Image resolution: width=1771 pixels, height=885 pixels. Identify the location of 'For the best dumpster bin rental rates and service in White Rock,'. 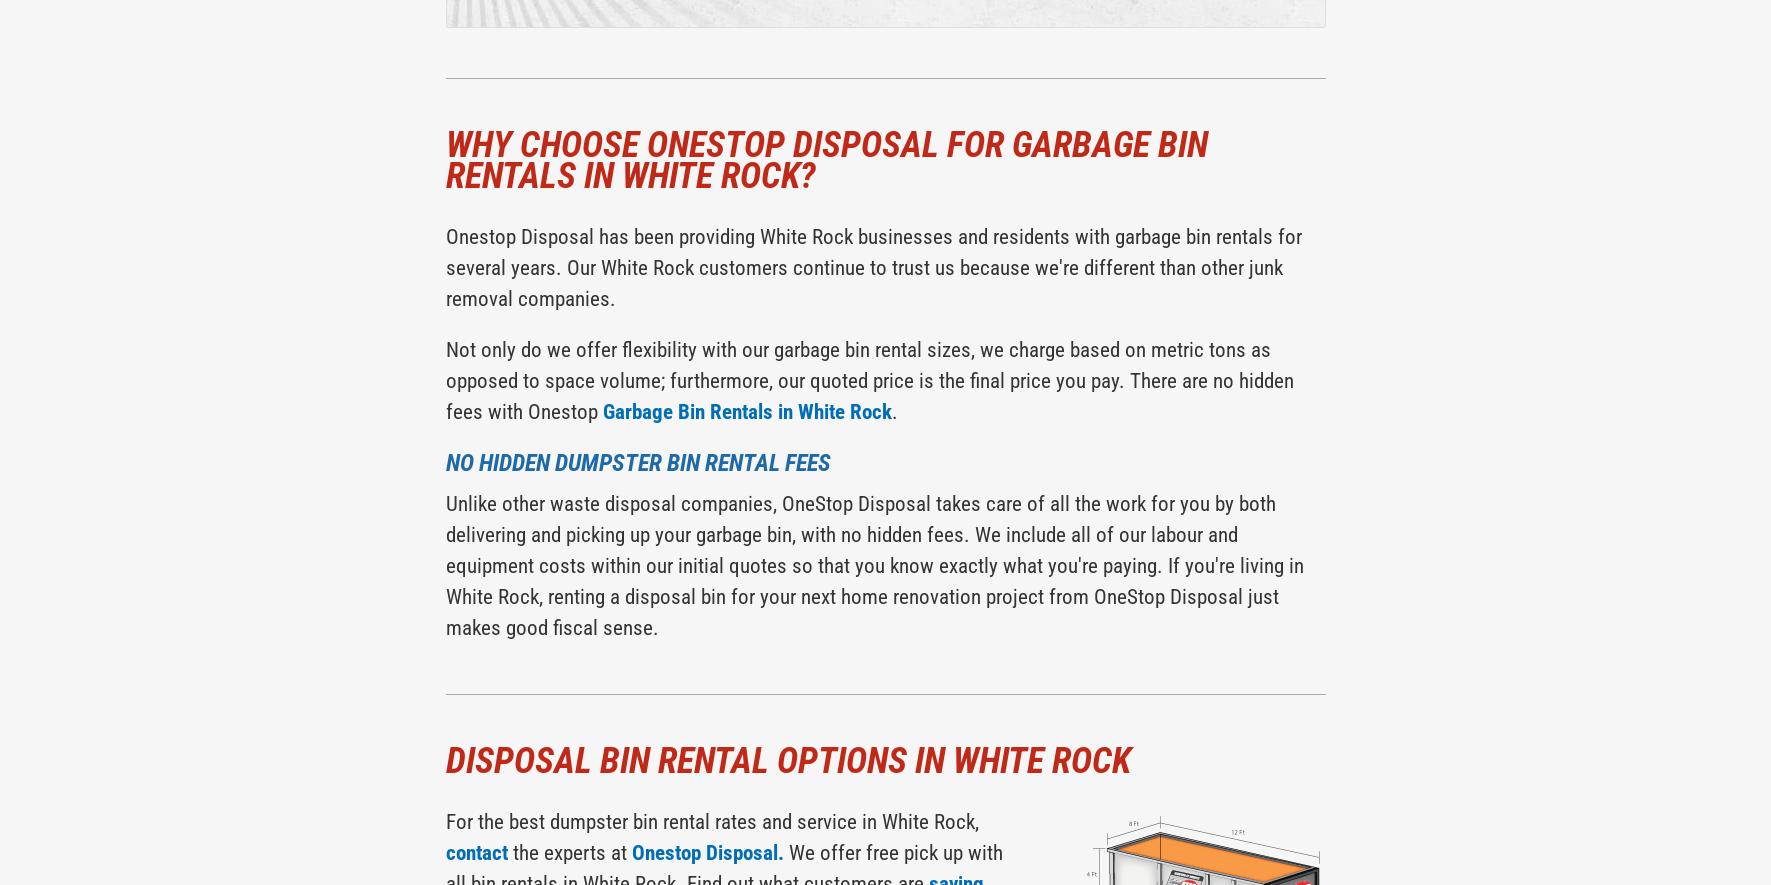
(711, 821).